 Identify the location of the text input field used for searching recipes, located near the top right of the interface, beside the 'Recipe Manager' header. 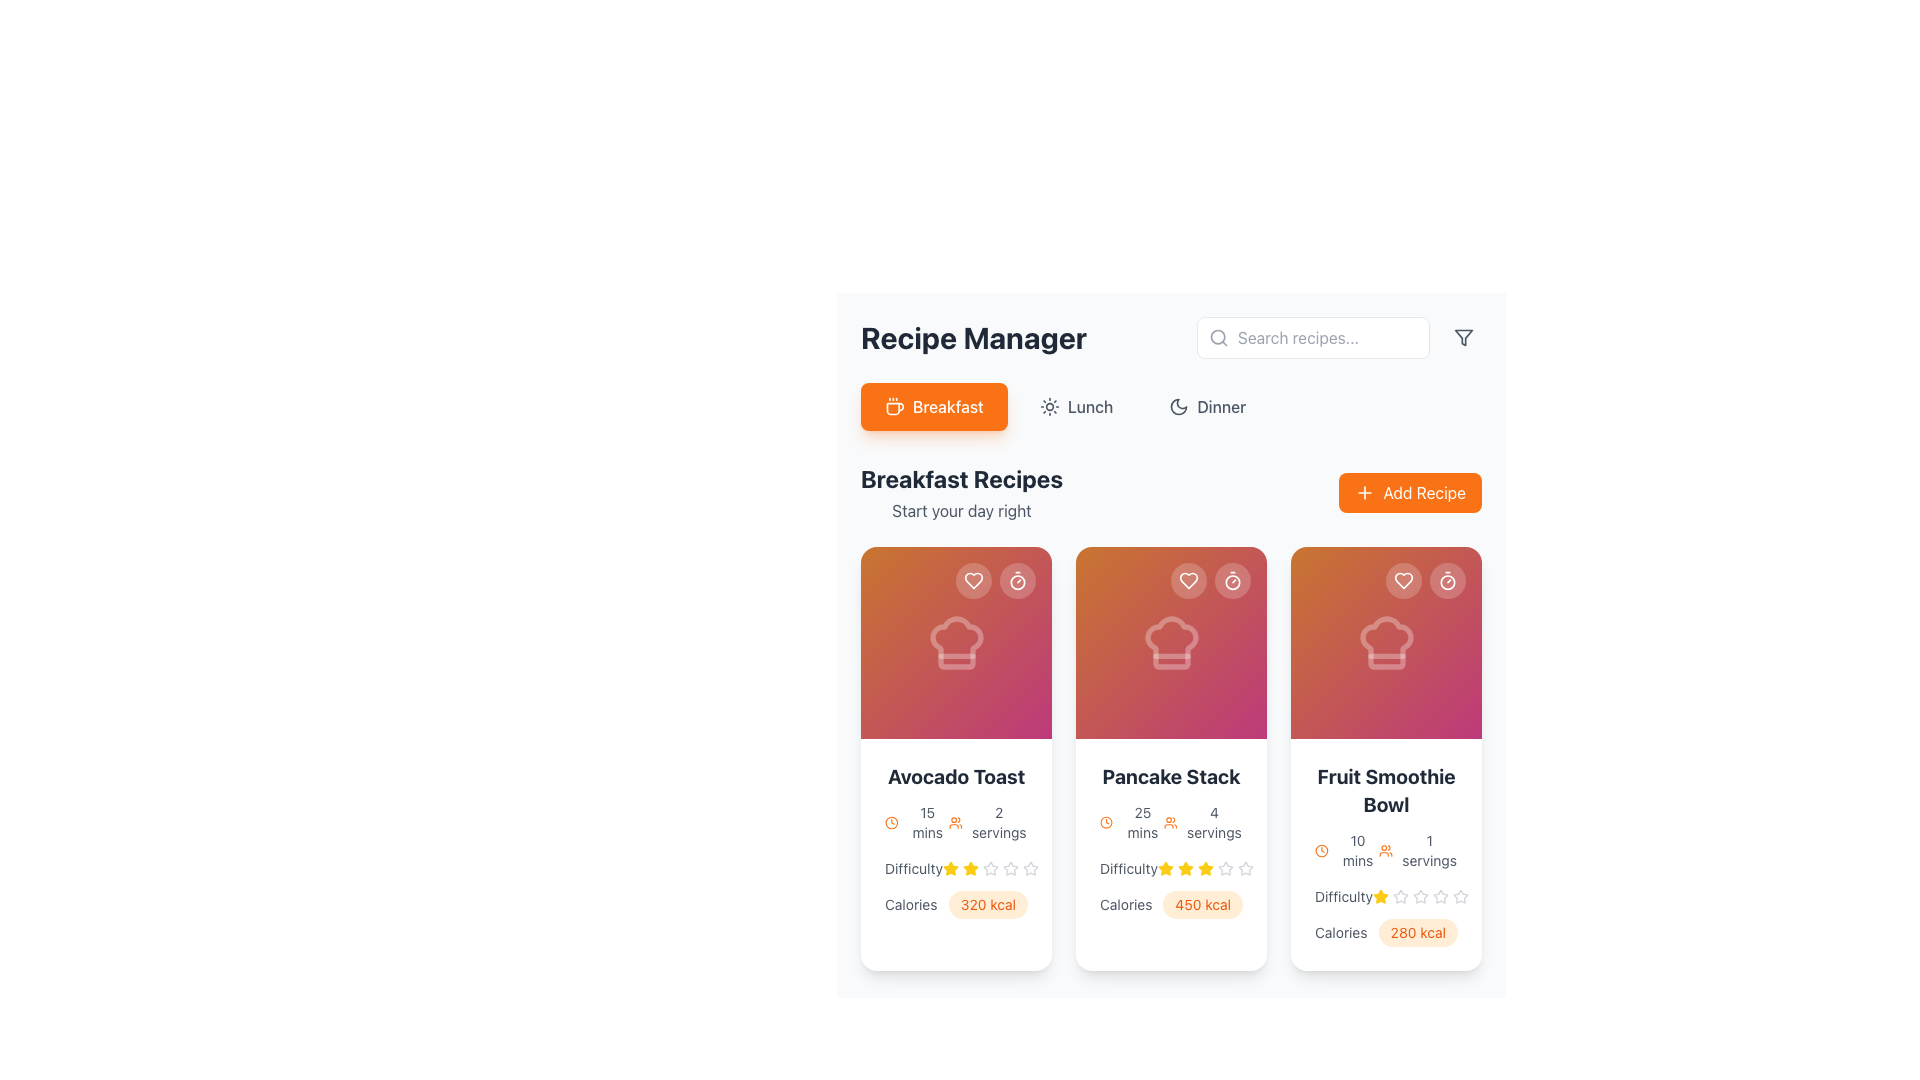
(1313, 337).